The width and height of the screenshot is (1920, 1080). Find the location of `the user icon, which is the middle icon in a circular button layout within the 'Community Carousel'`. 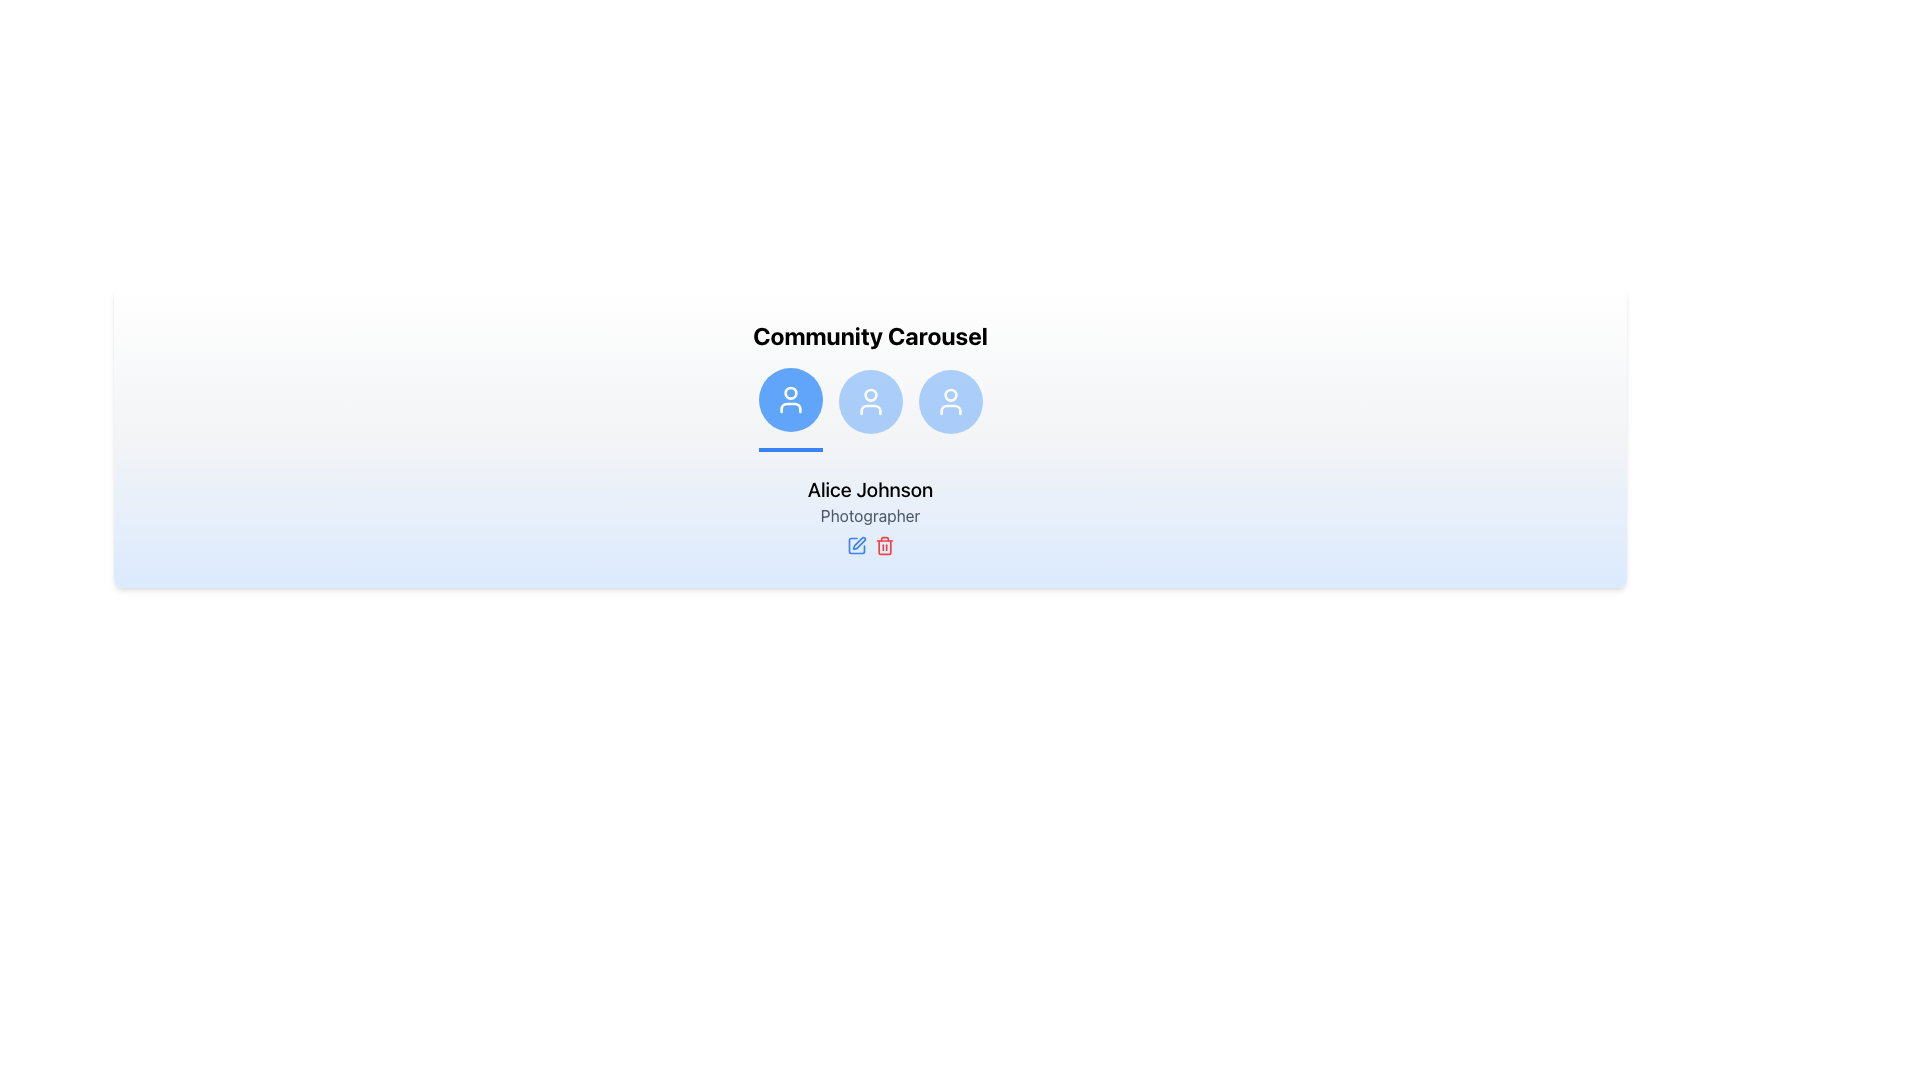

the user icon, which is the middle icon in a circular button layout within the 'Community Carousel' is located at coordinates (870, 401).